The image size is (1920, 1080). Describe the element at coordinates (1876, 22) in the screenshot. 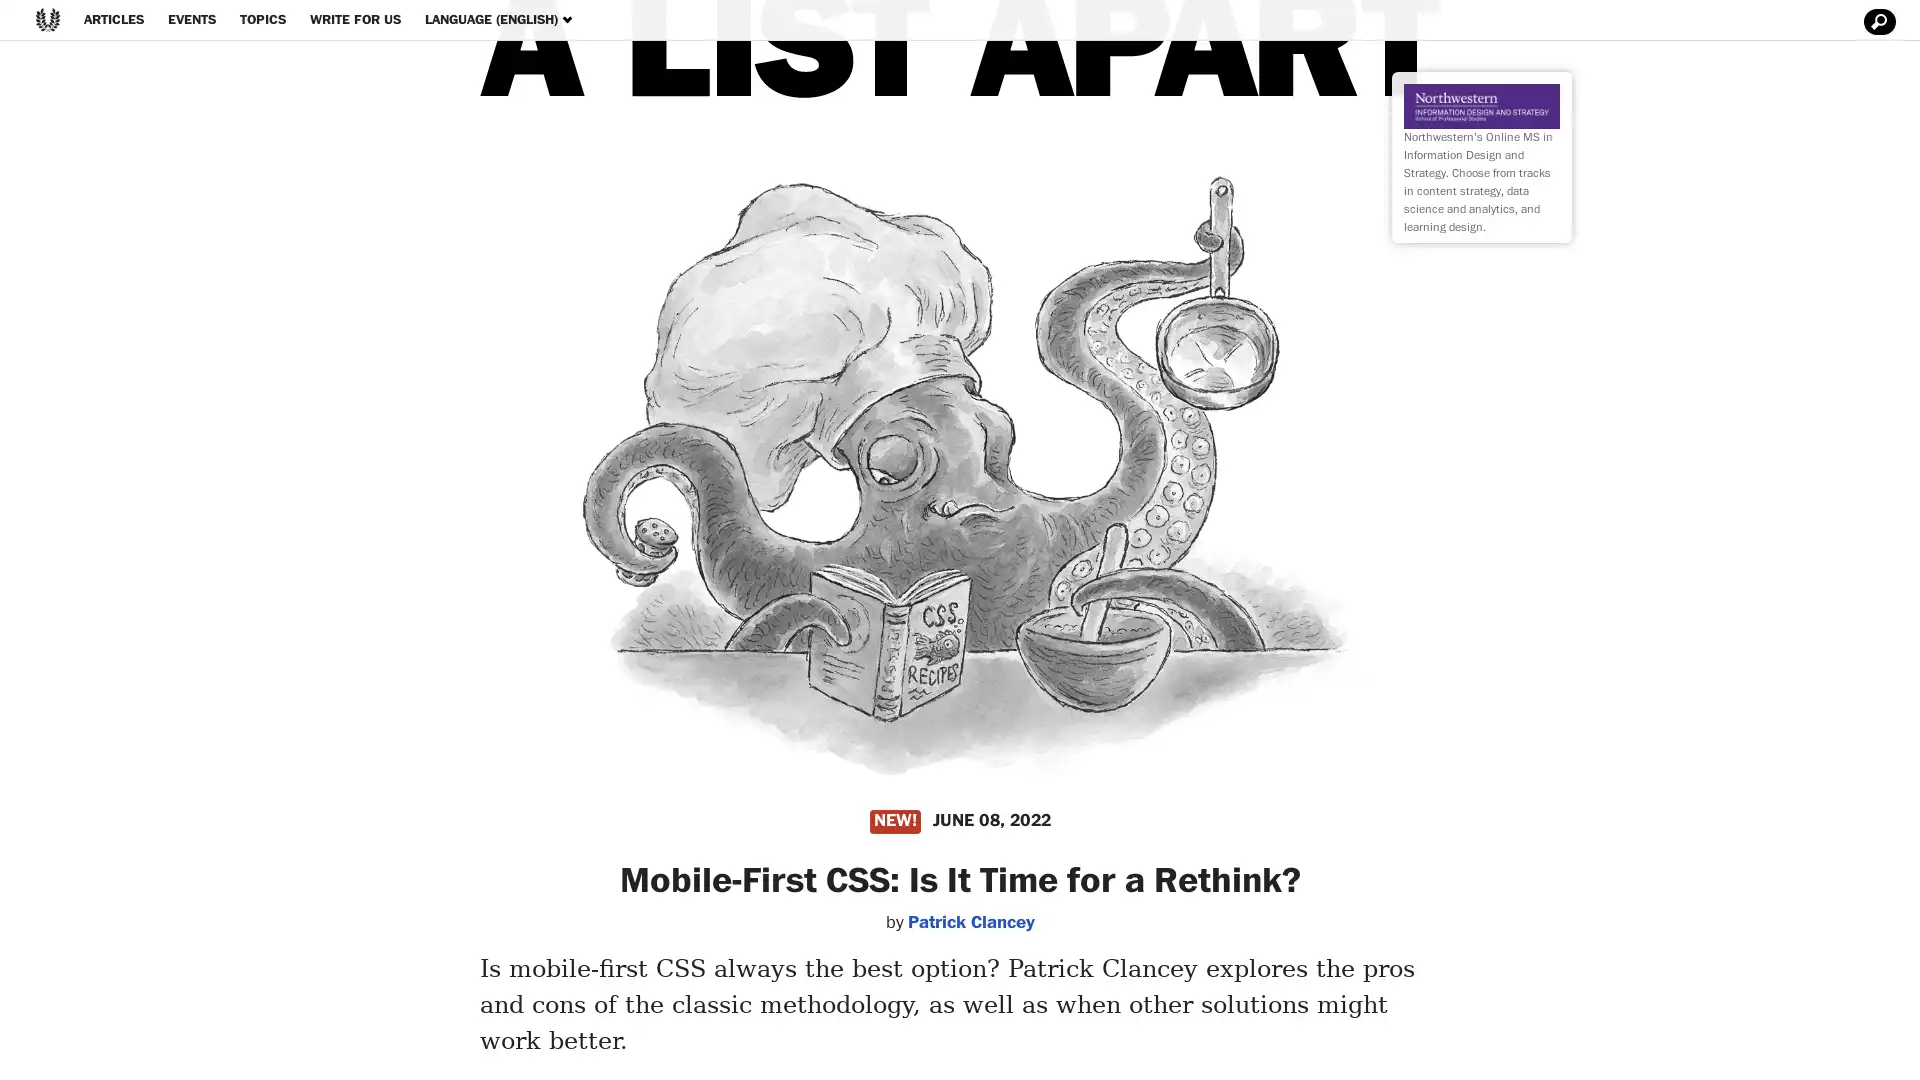

I see `Search` at that location.